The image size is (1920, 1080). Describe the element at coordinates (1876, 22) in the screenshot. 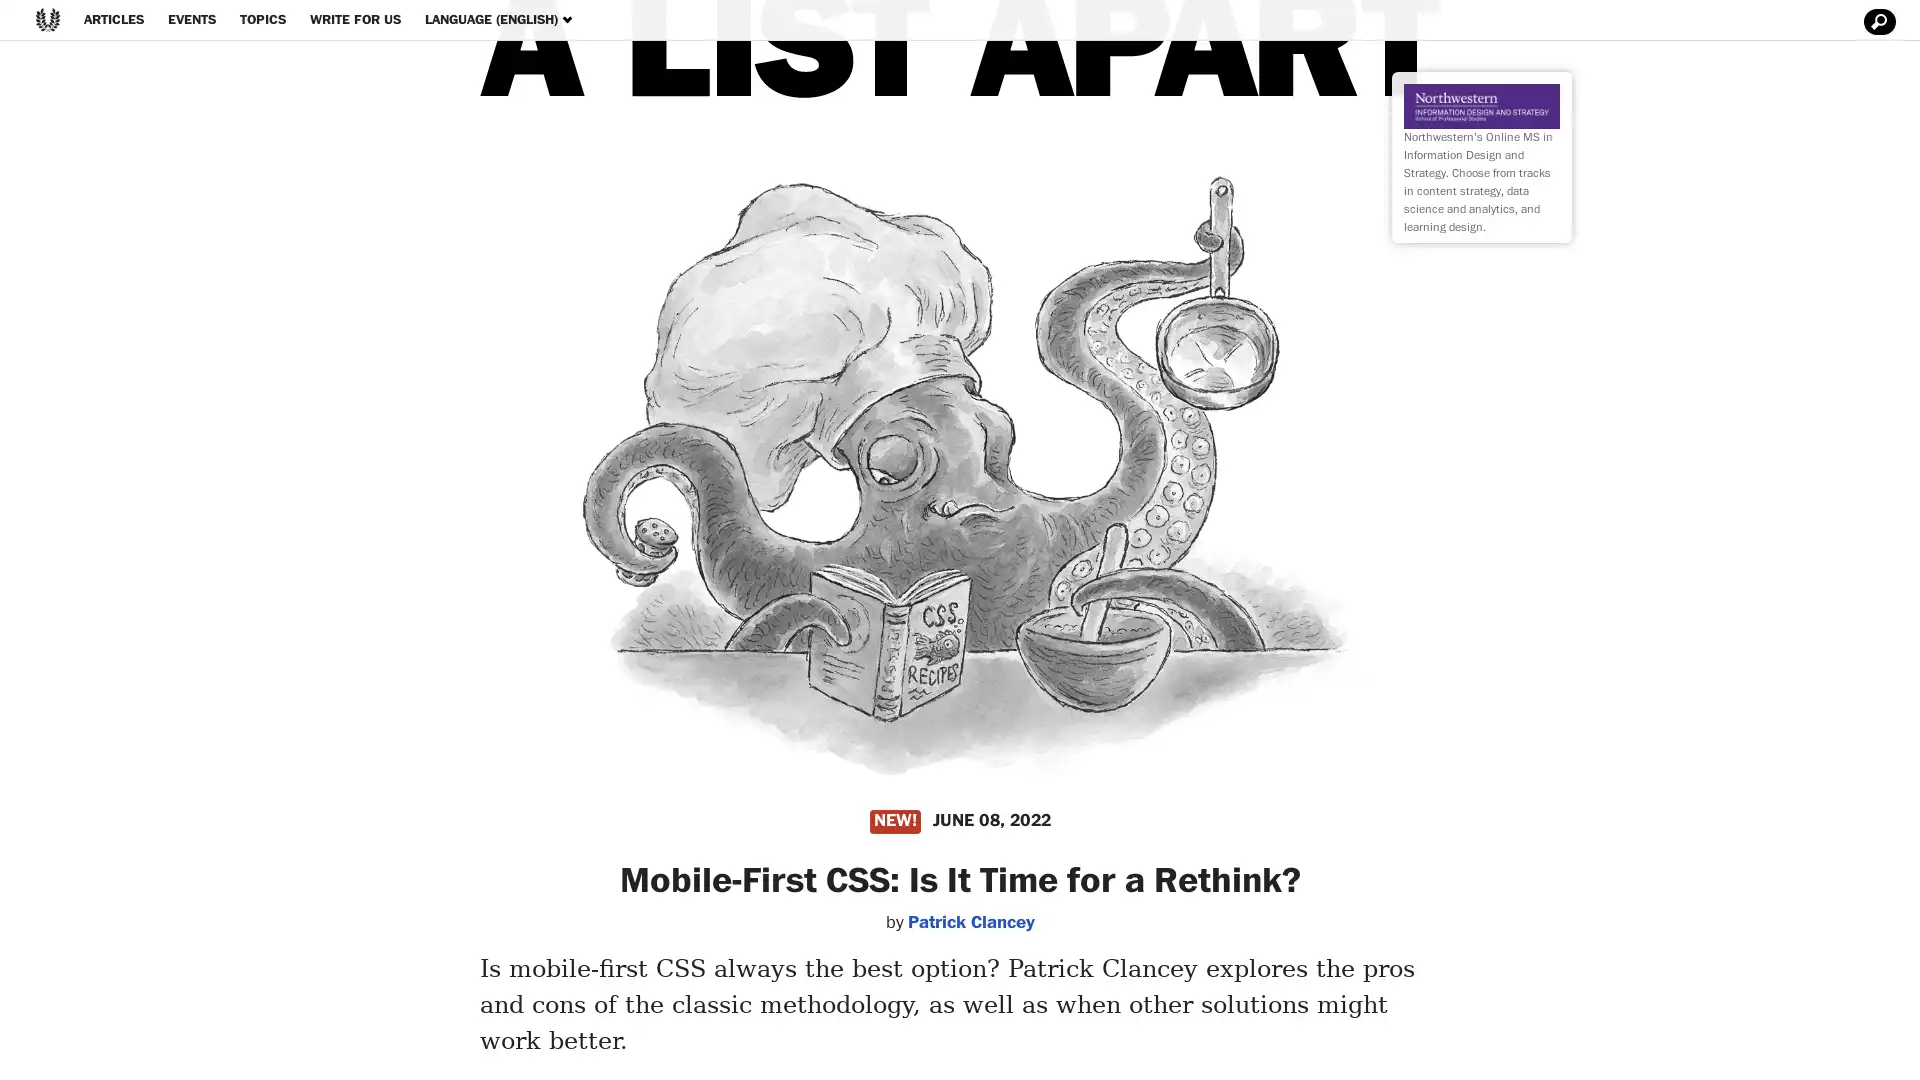

I see `Search` at that location.